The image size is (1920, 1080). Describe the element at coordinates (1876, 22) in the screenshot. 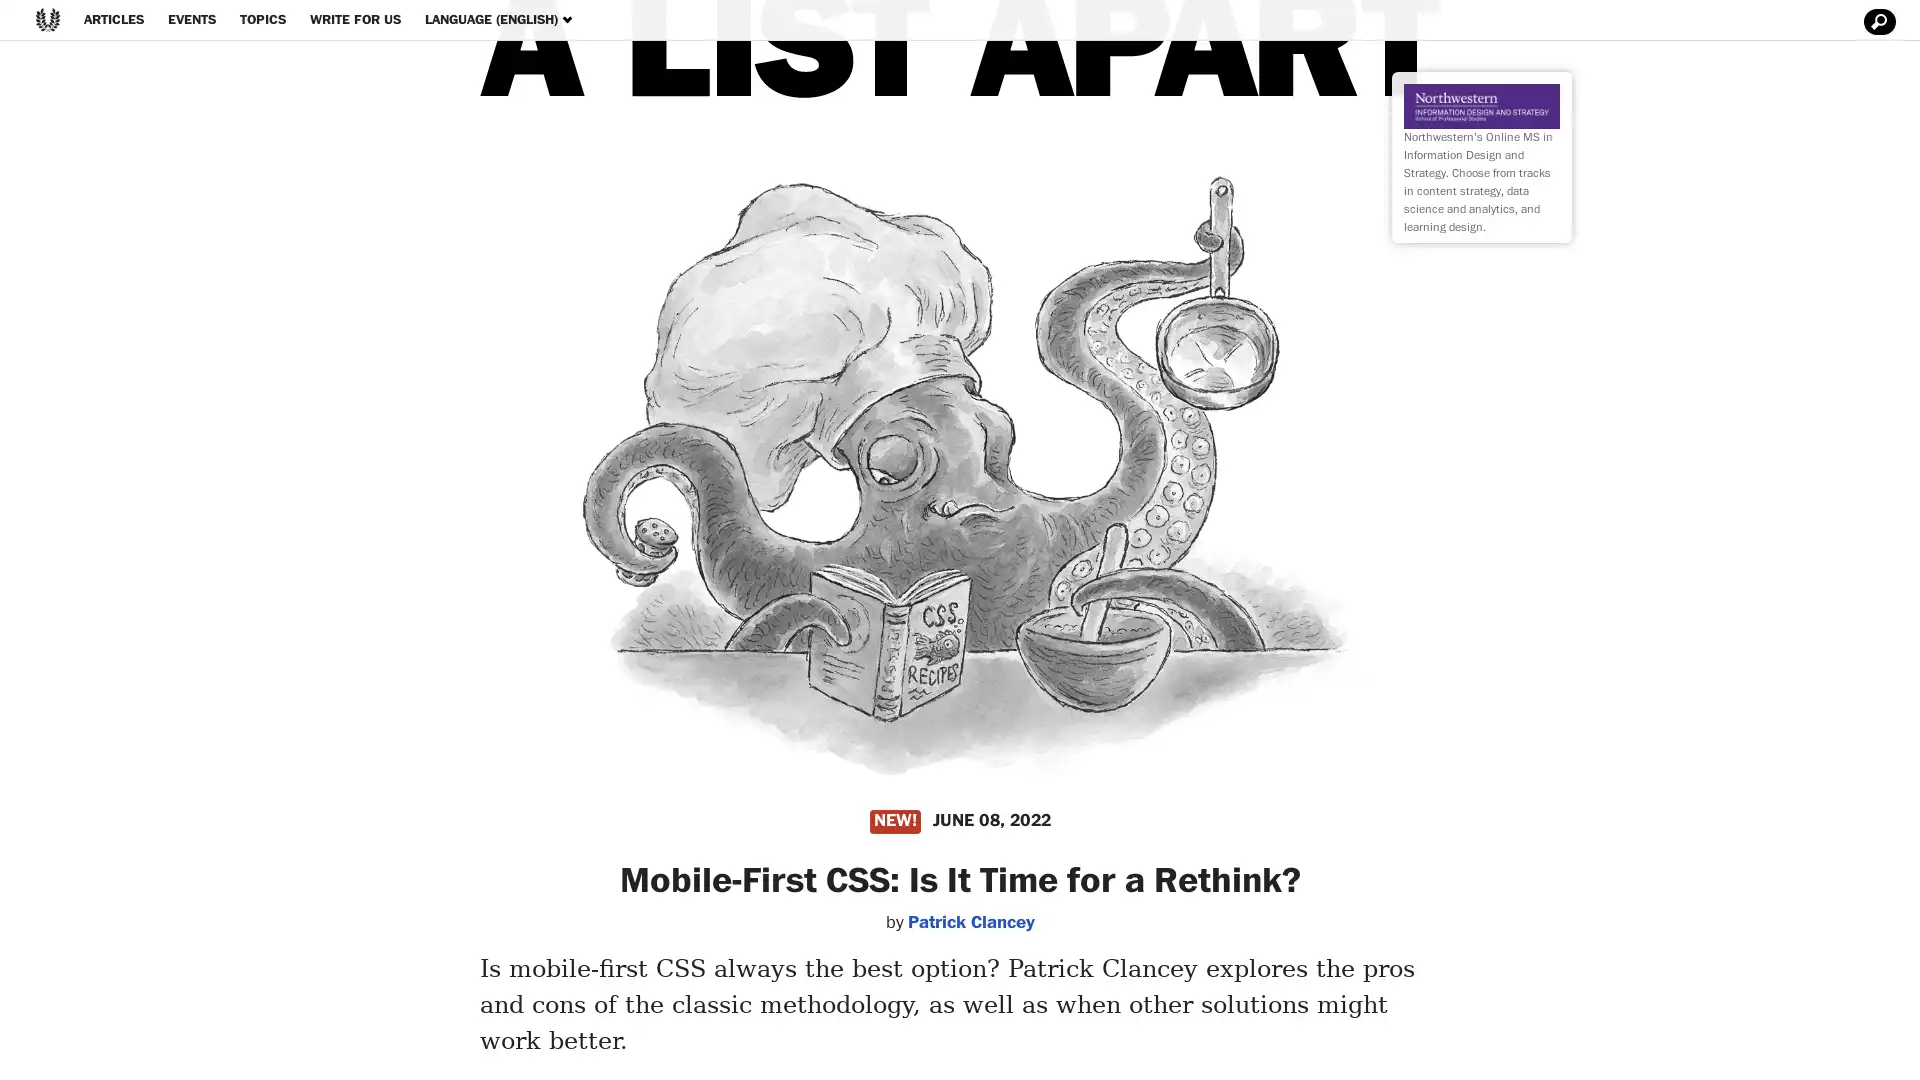

I see `Search` at that location.